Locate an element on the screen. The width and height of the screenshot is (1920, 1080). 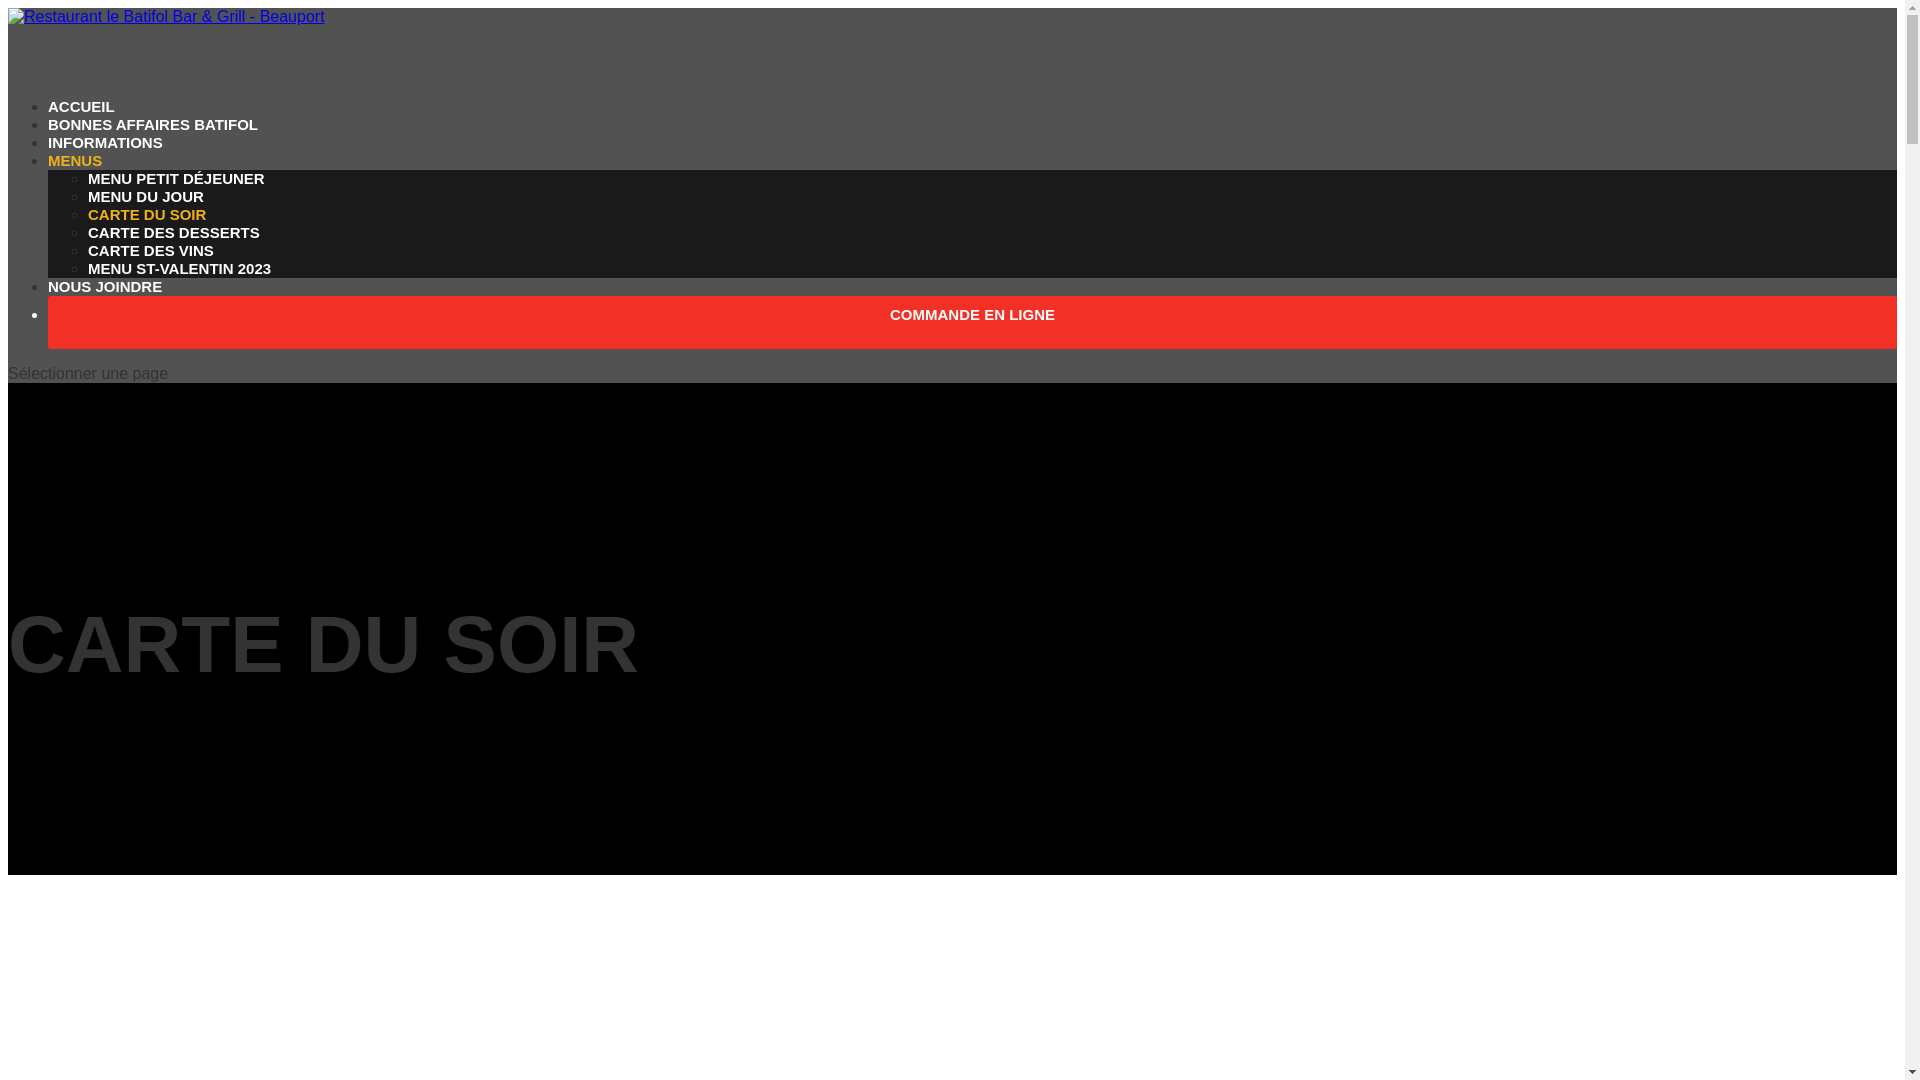
'CARTE DU SOIR' is located at coordinates (146, 214).